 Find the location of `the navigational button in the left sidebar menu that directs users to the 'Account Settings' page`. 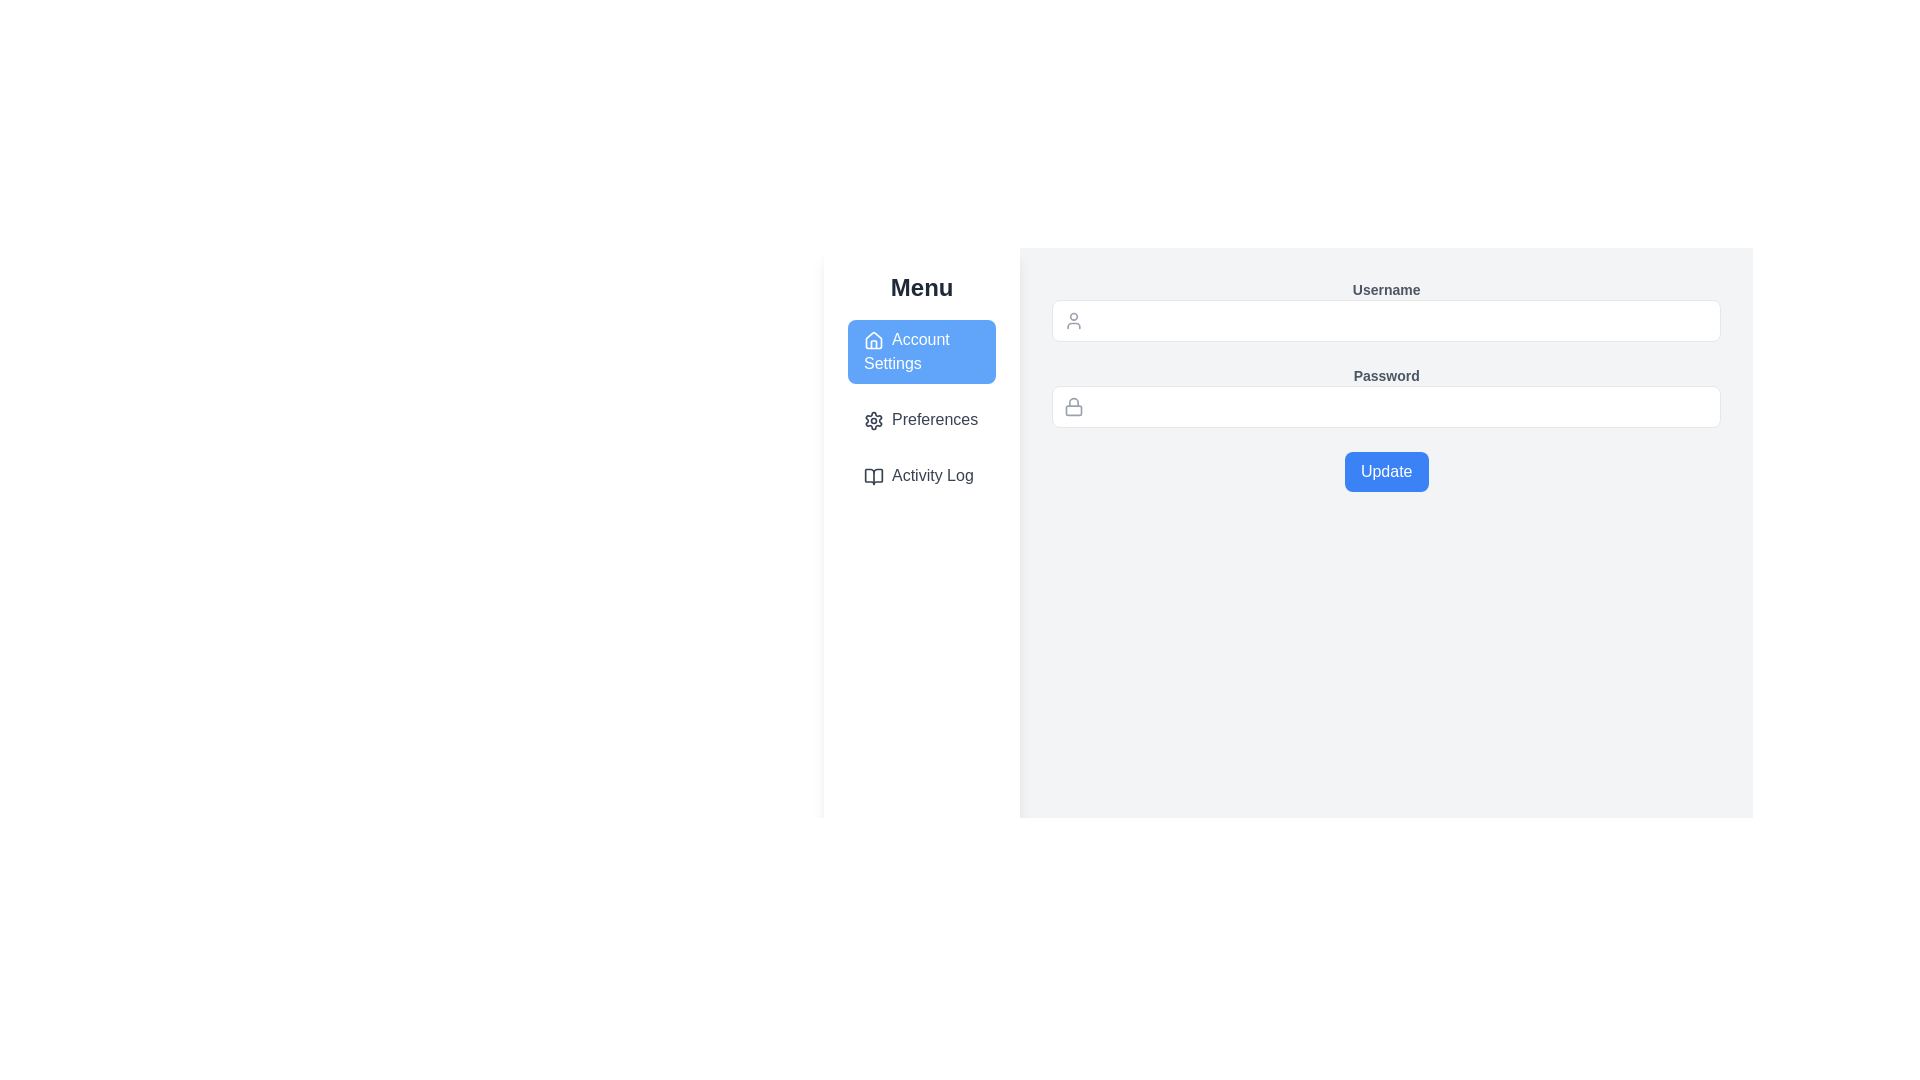

the navigational button in the left sidebar menu that directs users to the 'Account Settings' page is located at coordinates (920, 350).